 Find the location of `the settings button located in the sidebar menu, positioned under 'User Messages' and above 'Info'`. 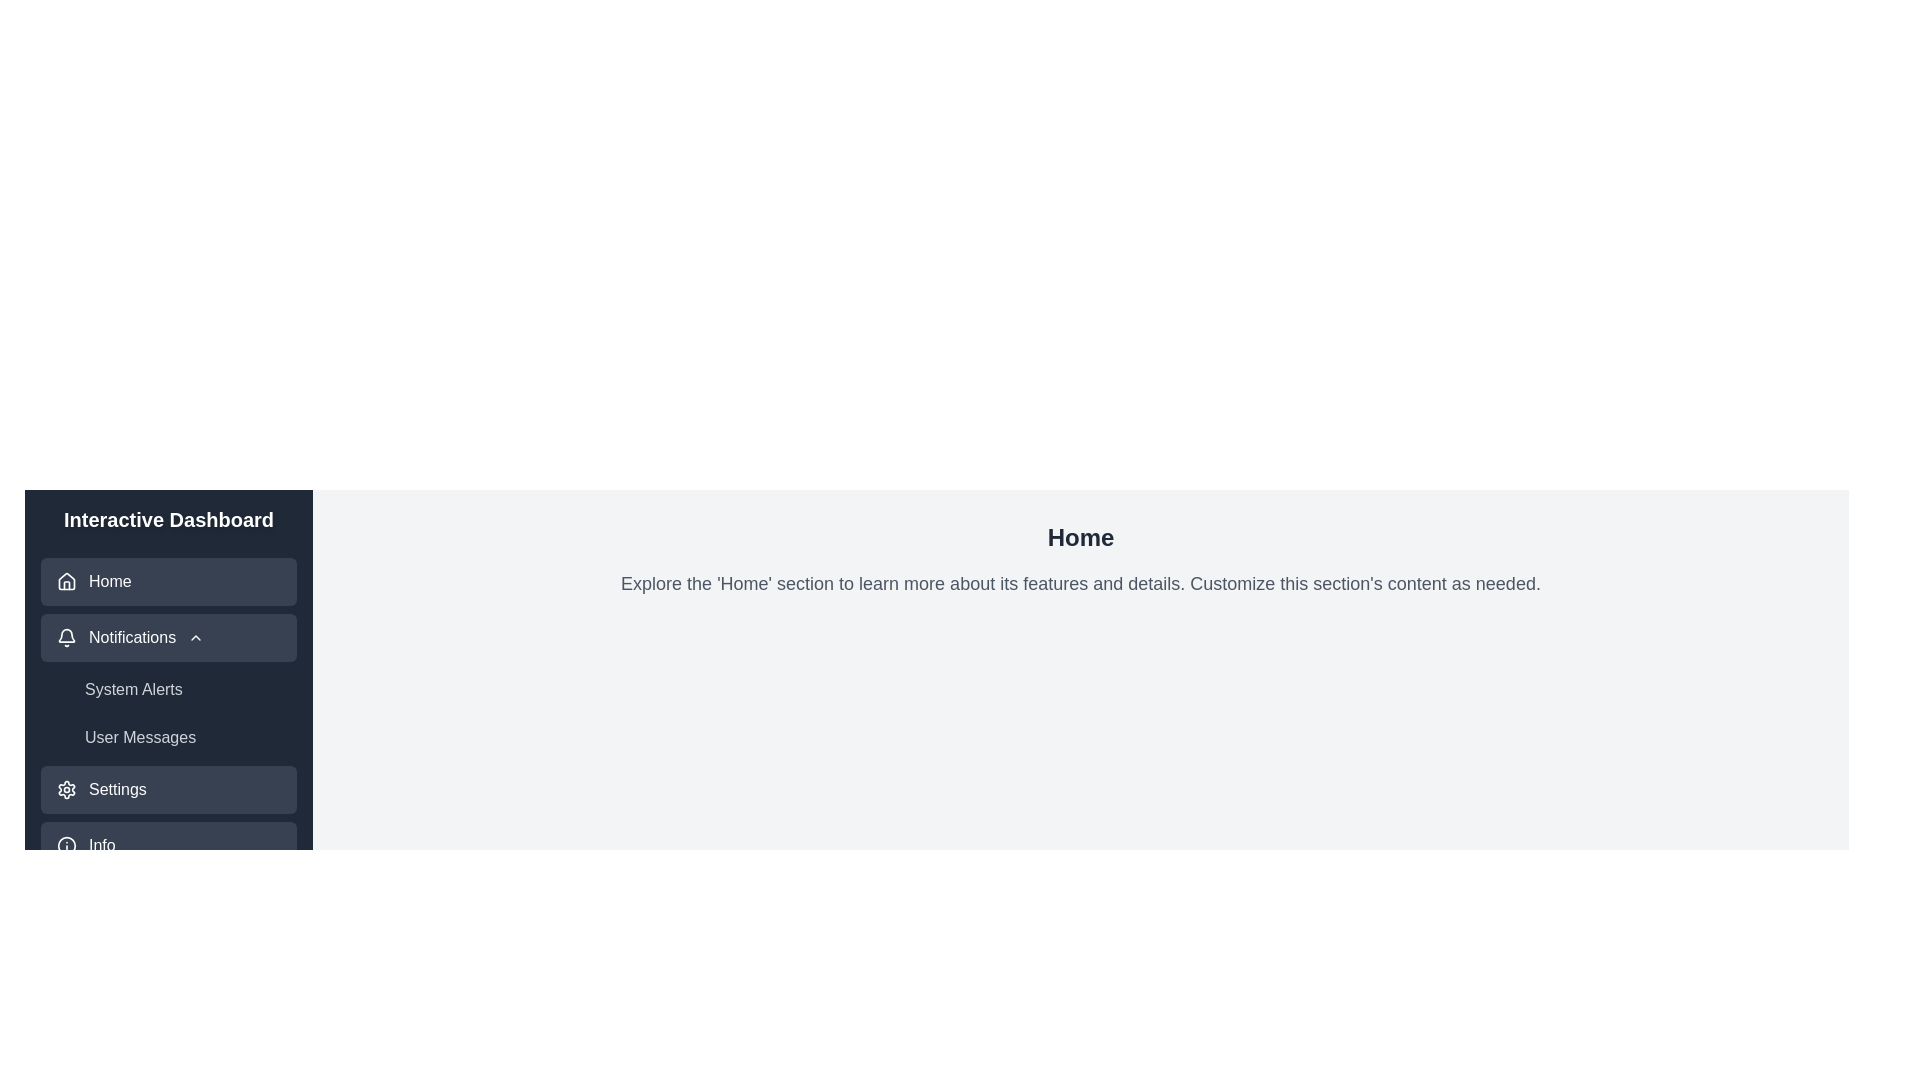

the settings button located in the sidebar menu, positioned under 'User Messages' and above 'Info' is located at coordinates (168, 789).